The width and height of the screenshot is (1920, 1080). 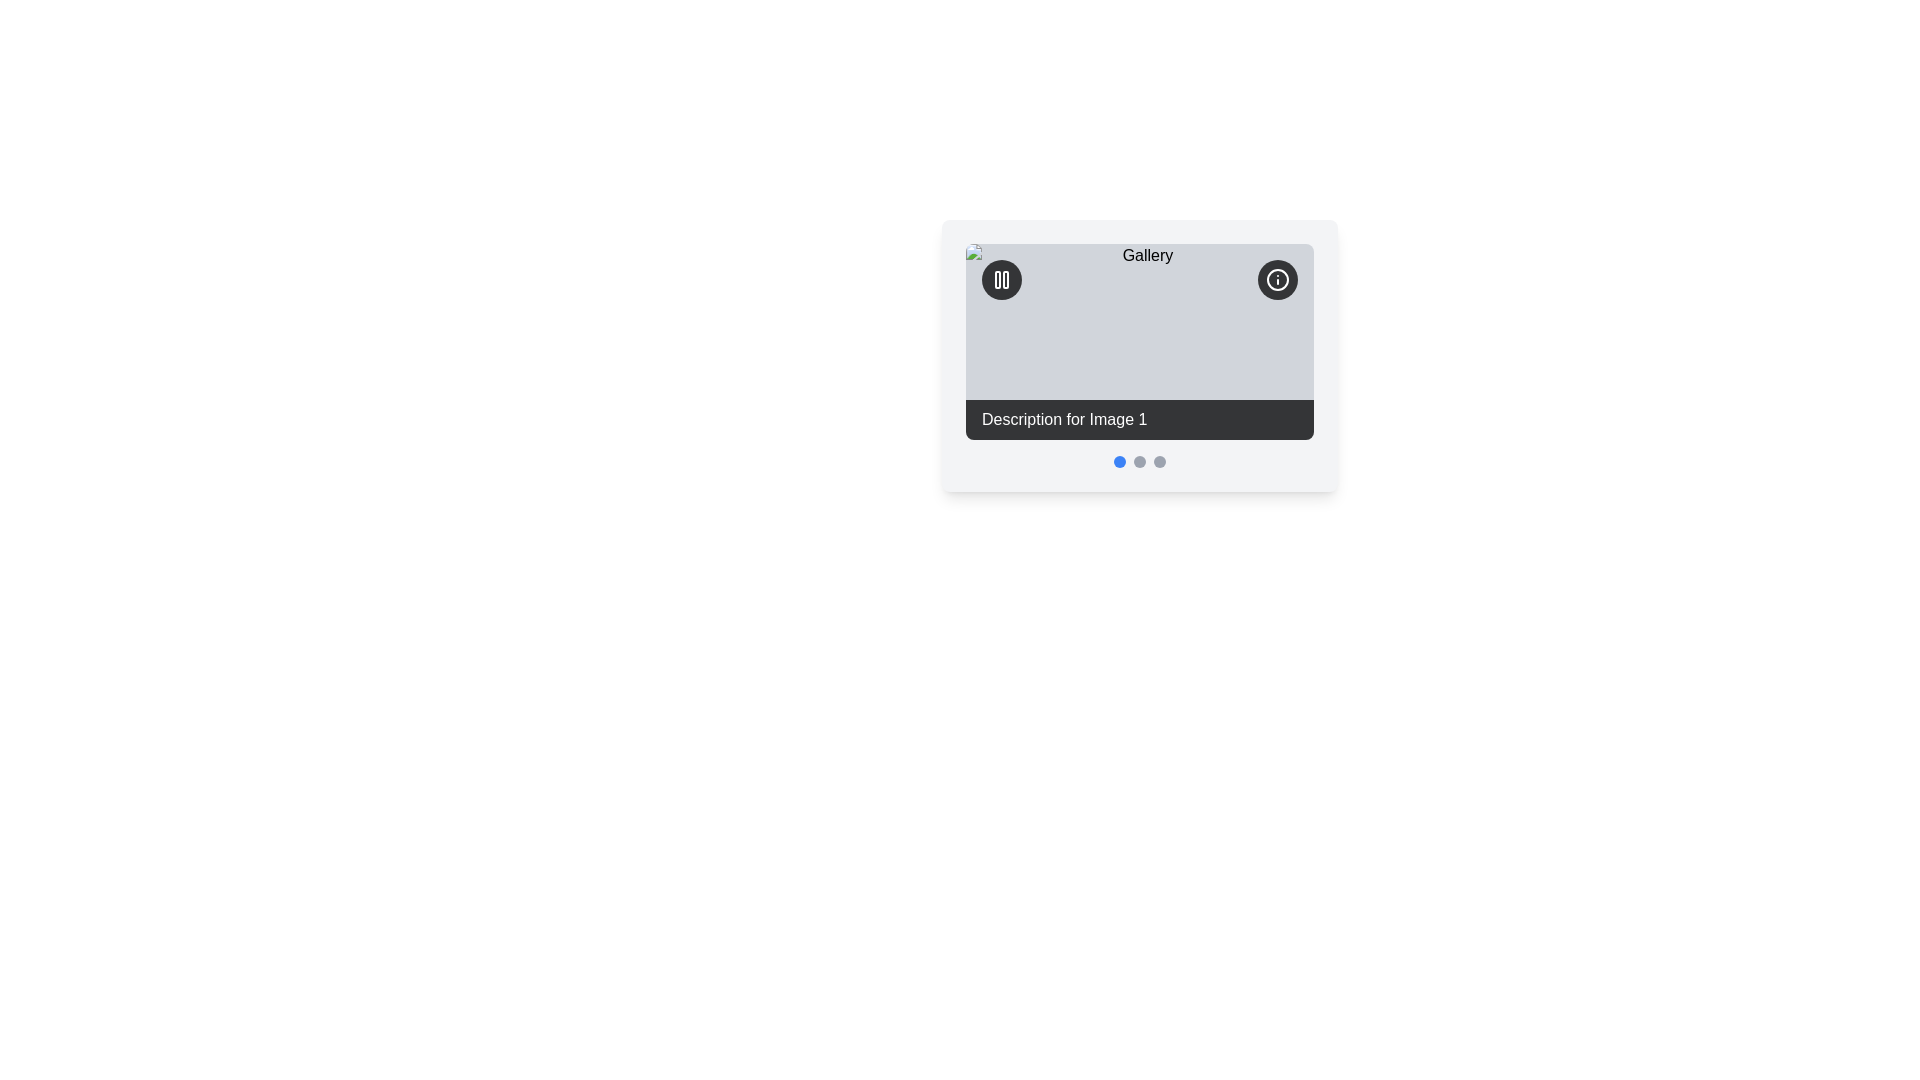 What do you see at coordinates (1140, 461) in the screenshot?
I see `the second circular gray indicator located under the description bar labeled 'Description for Image 1'` at bounding box center [1140, 461].